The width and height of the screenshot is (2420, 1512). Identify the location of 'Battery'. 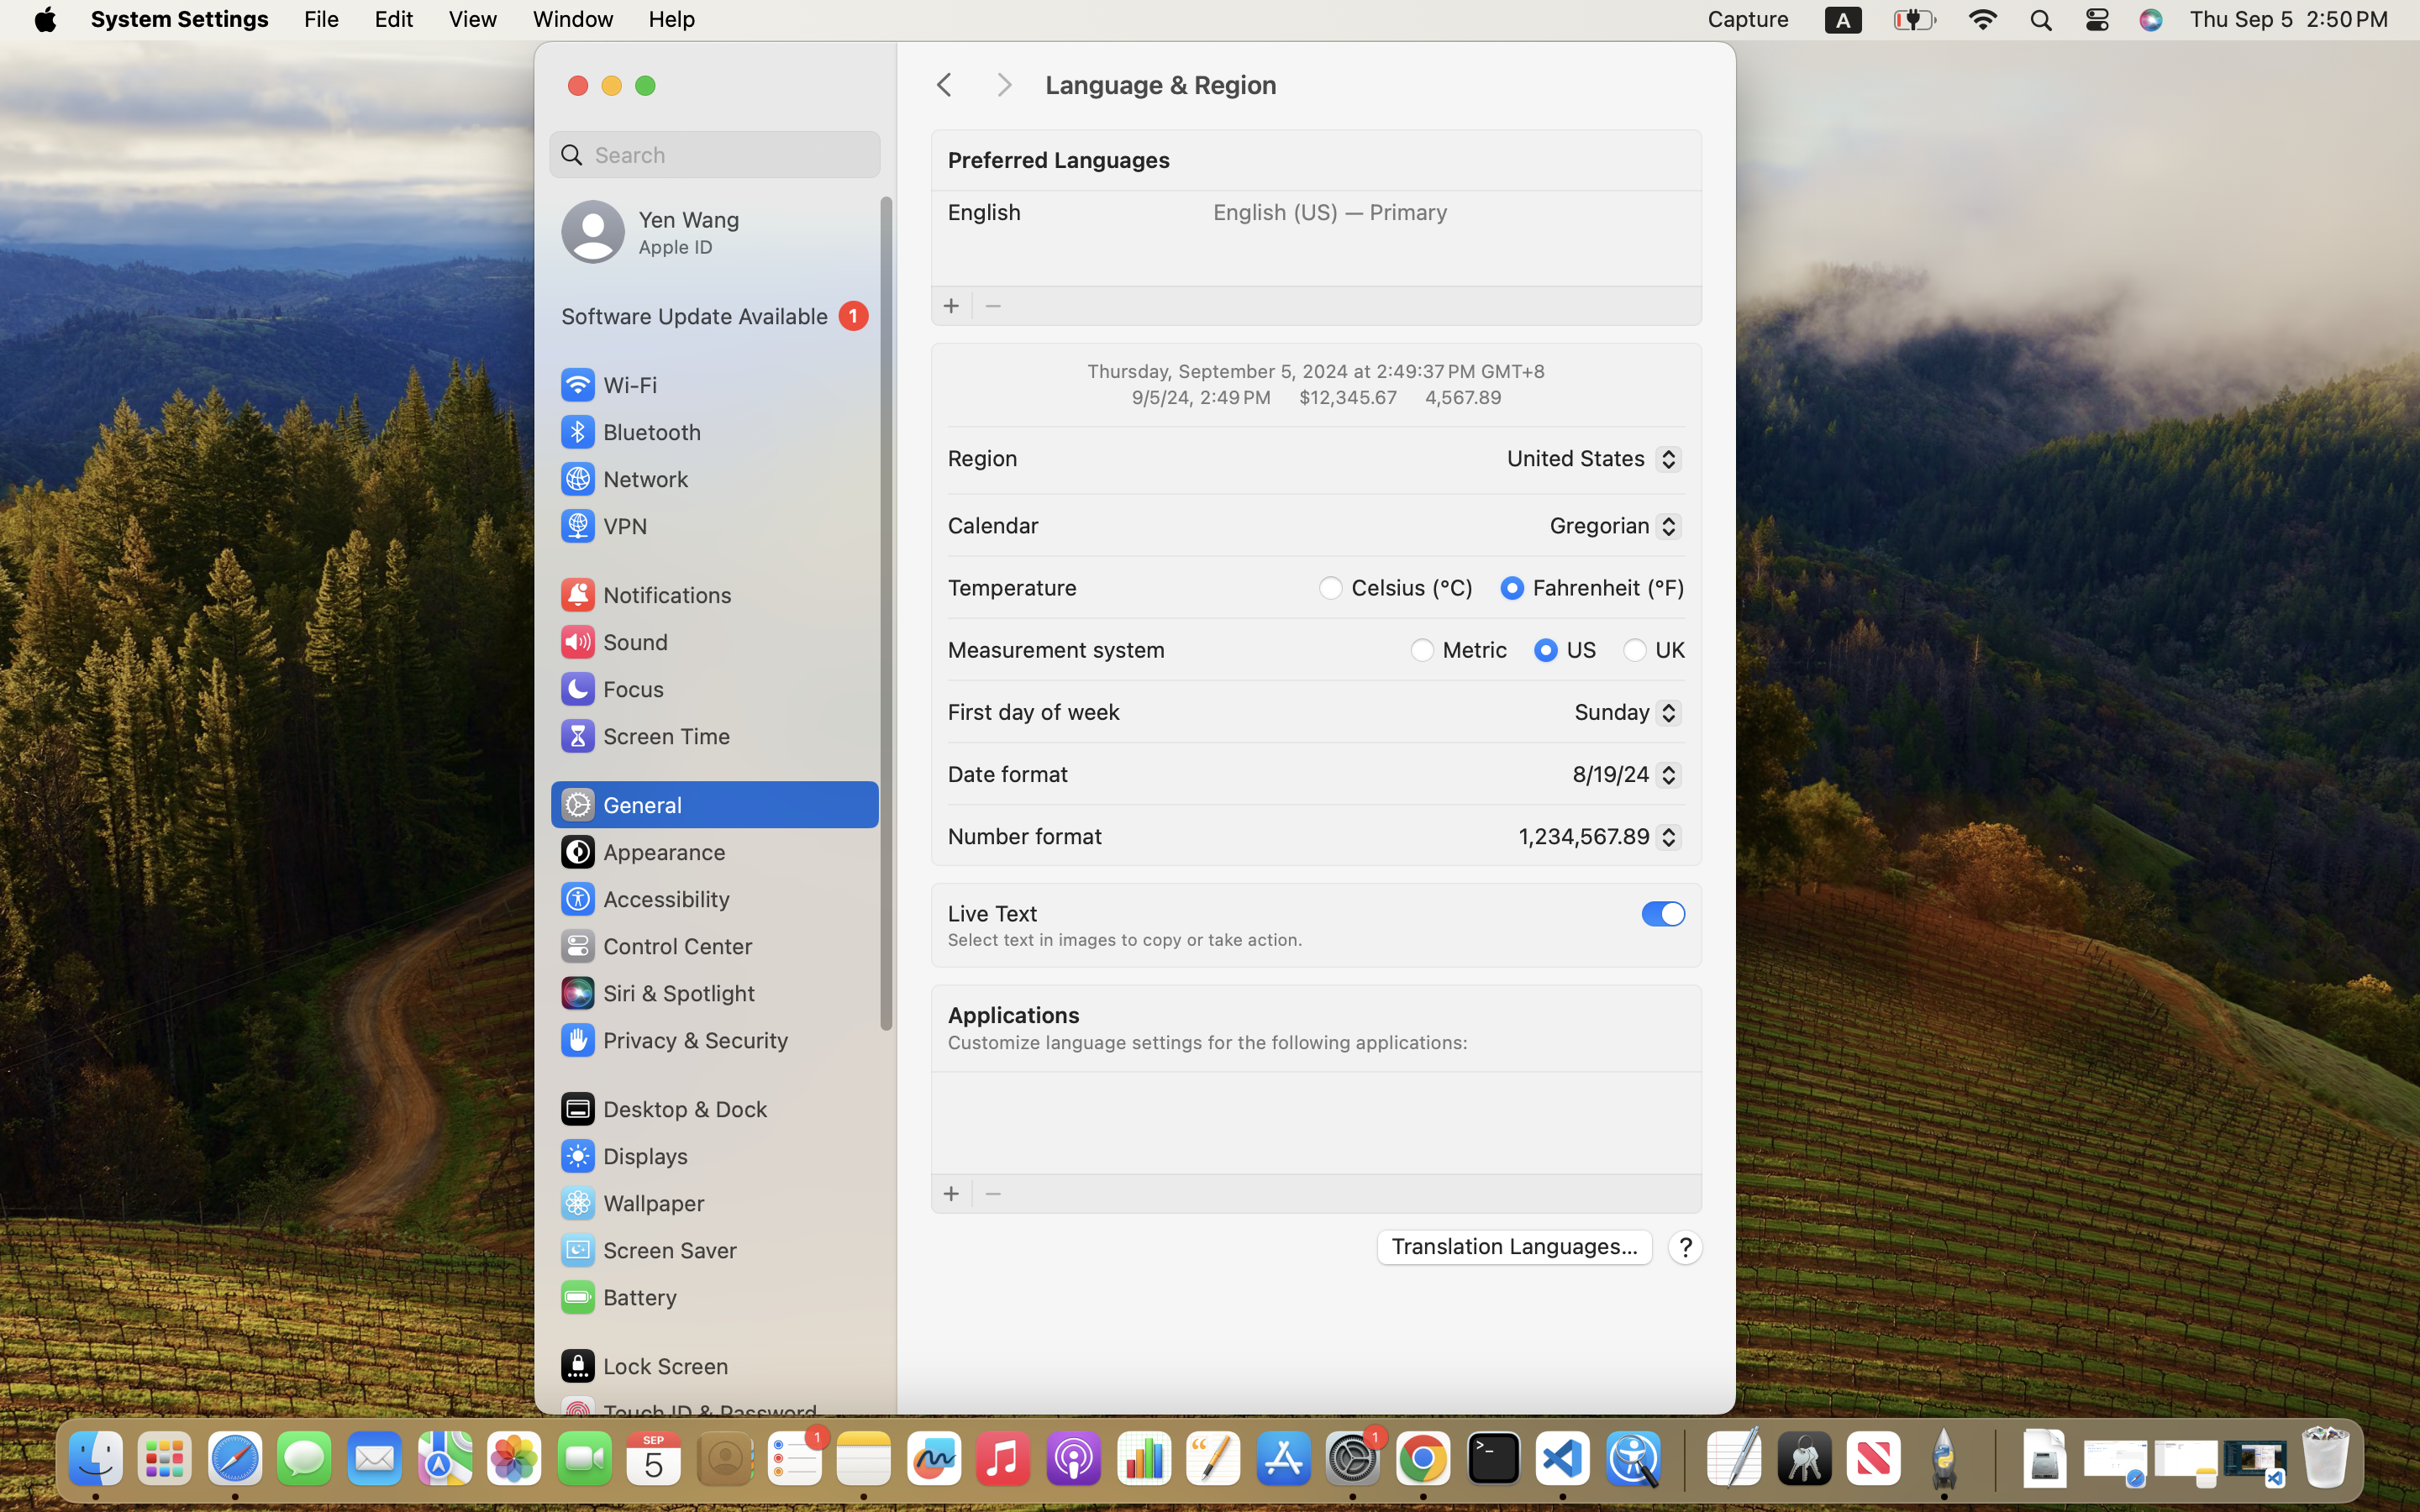
(616, 1296).